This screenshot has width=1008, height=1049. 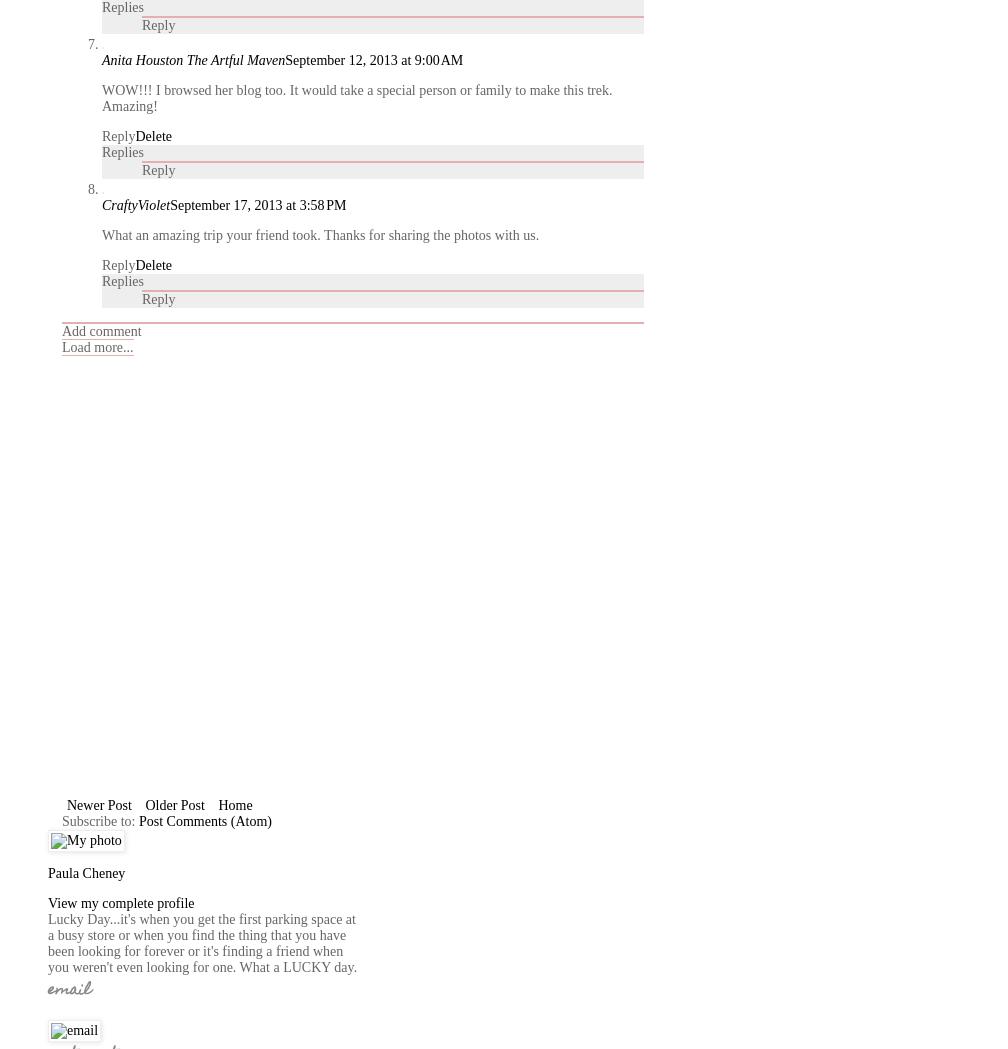 I want to click on 'View my complete profile', so click(x=47, y=902).